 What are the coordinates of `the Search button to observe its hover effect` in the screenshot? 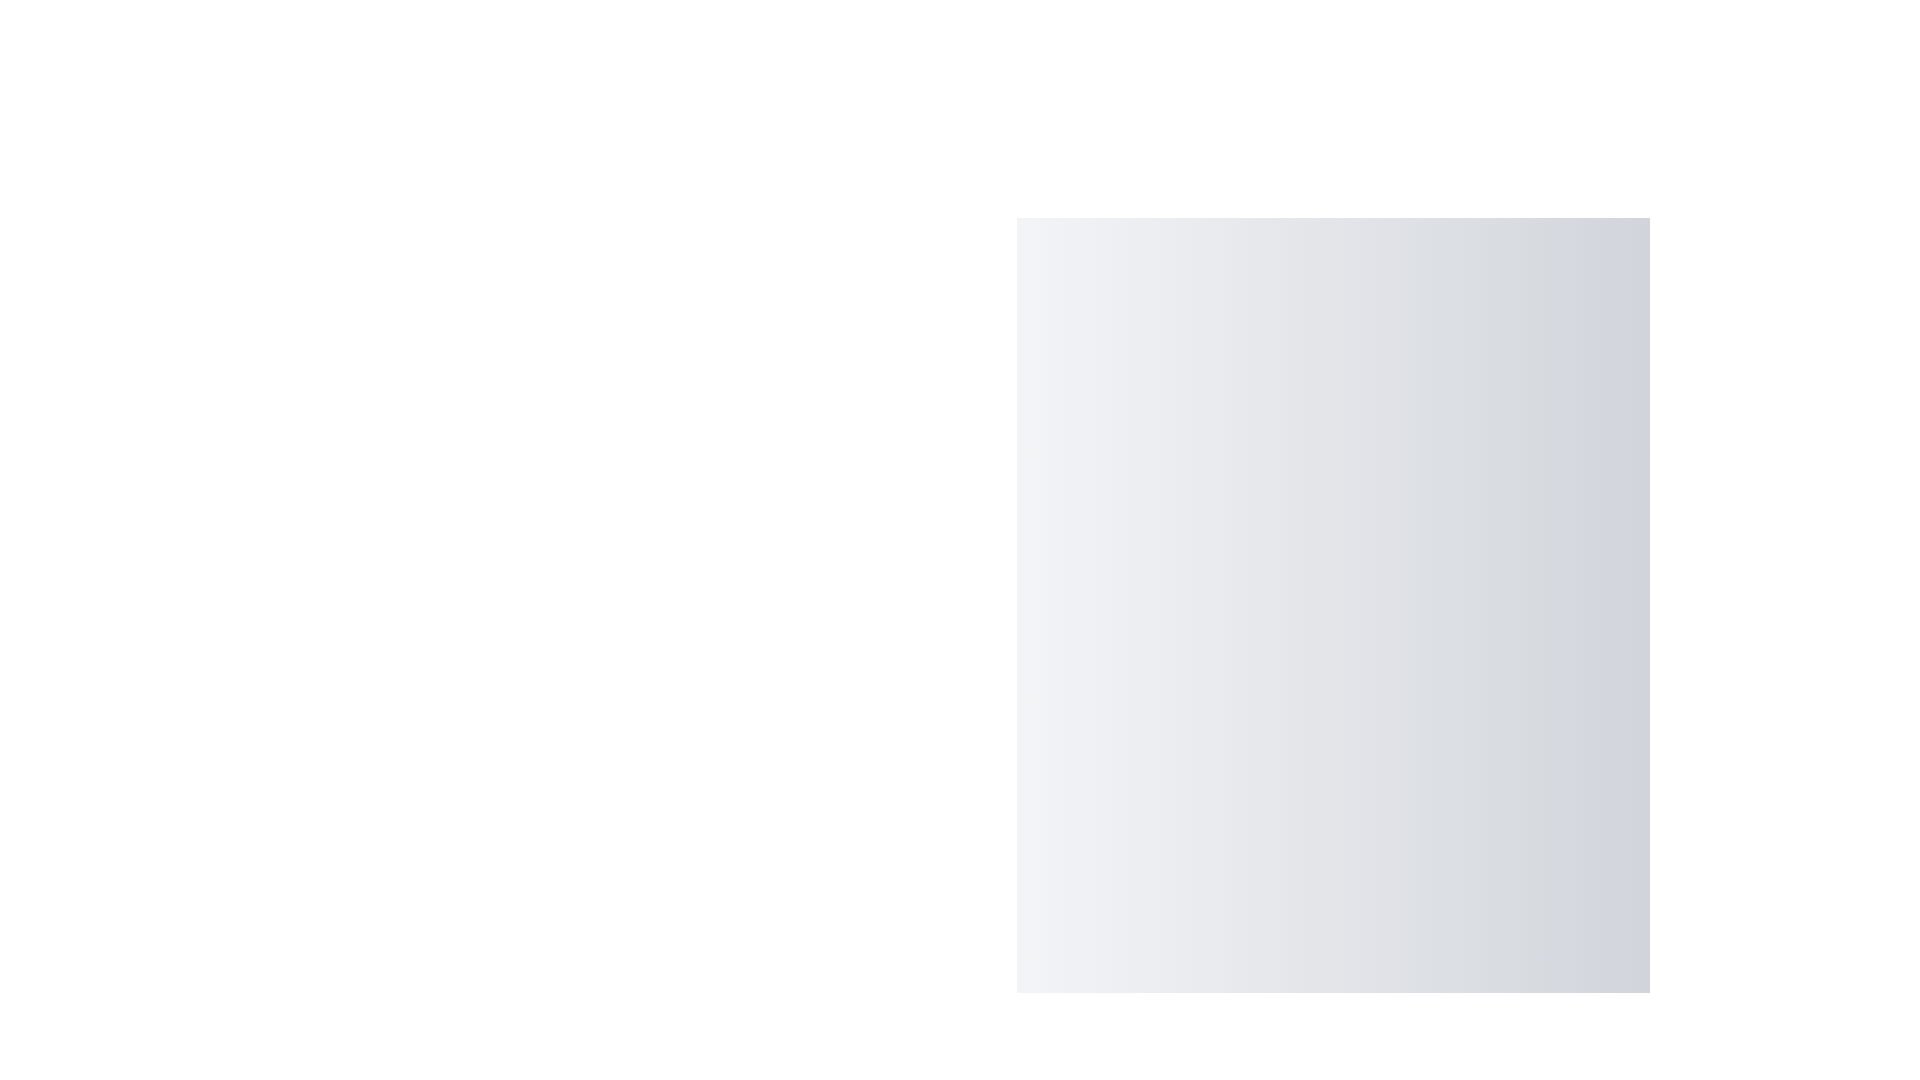 It's located at (1622, 1068).